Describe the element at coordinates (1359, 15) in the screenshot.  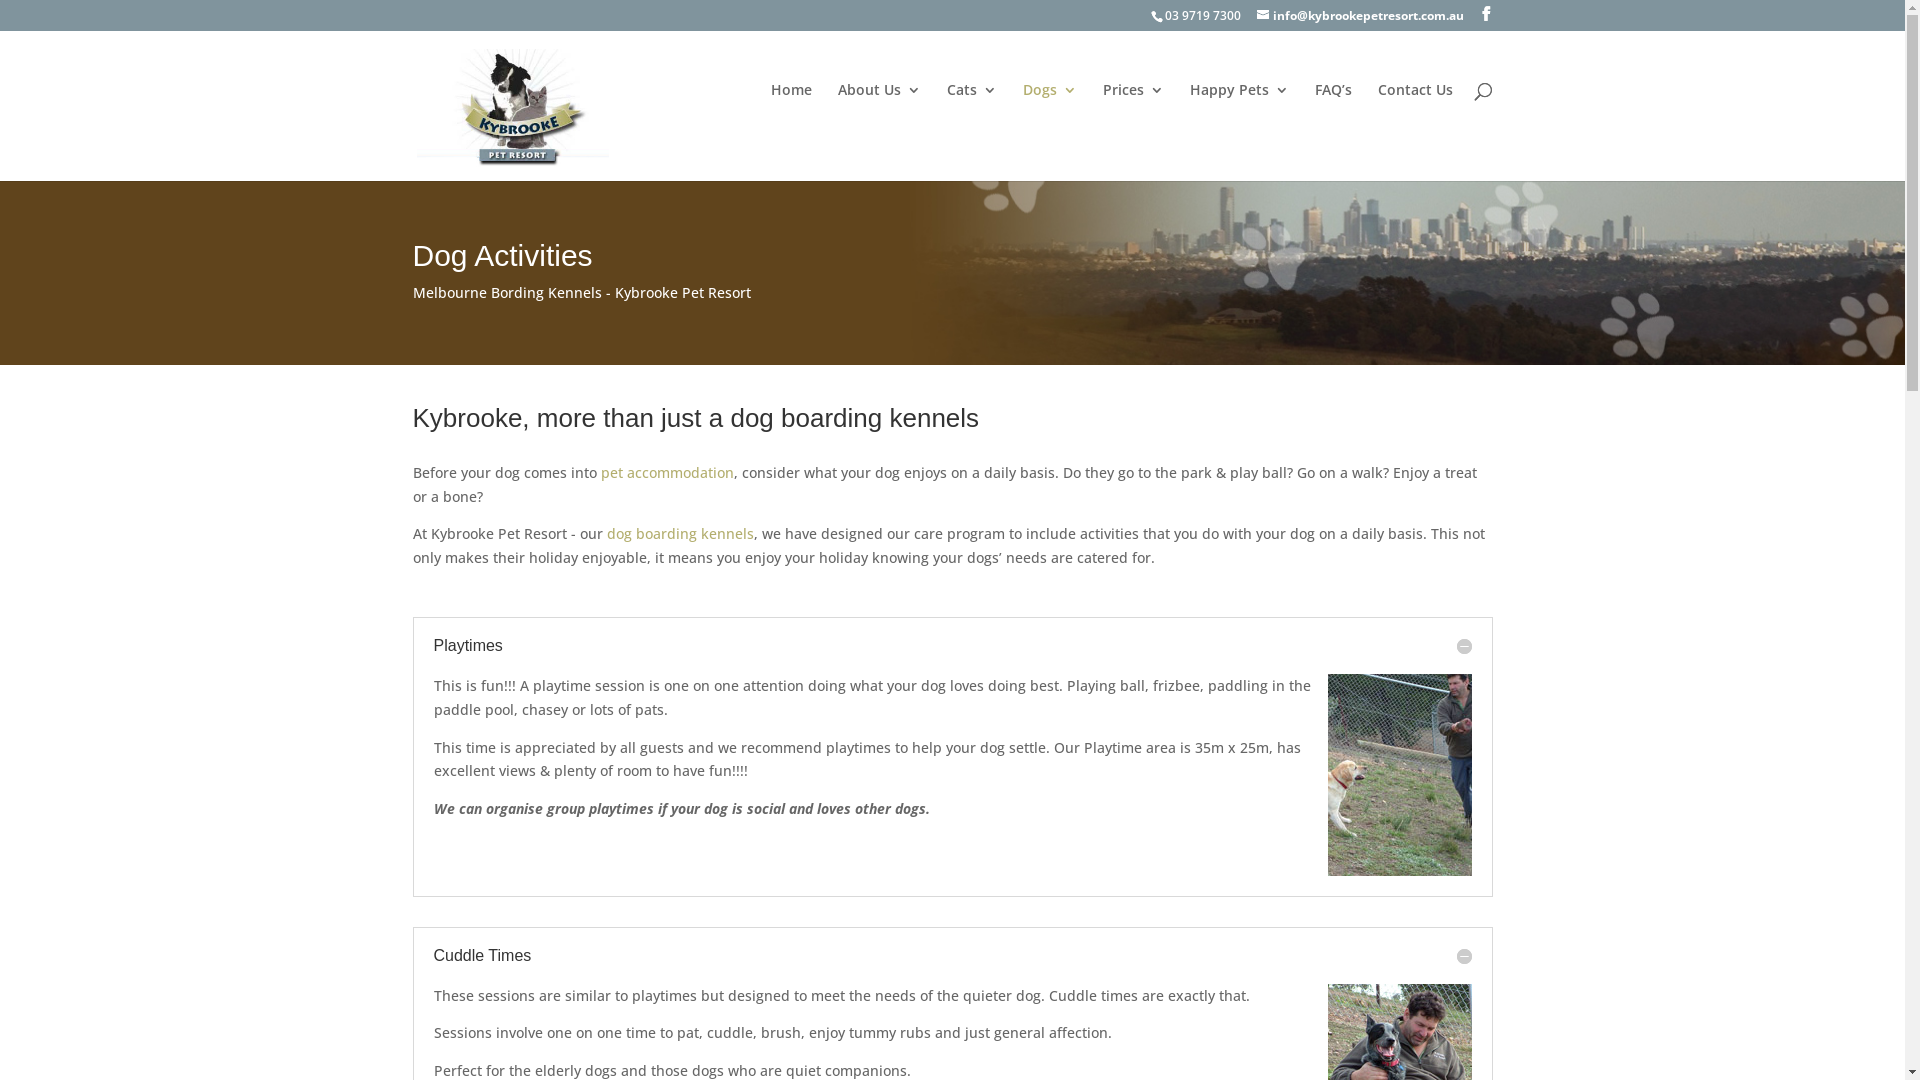
I see `'info@kybrookepetresort.com.au'` at that location.